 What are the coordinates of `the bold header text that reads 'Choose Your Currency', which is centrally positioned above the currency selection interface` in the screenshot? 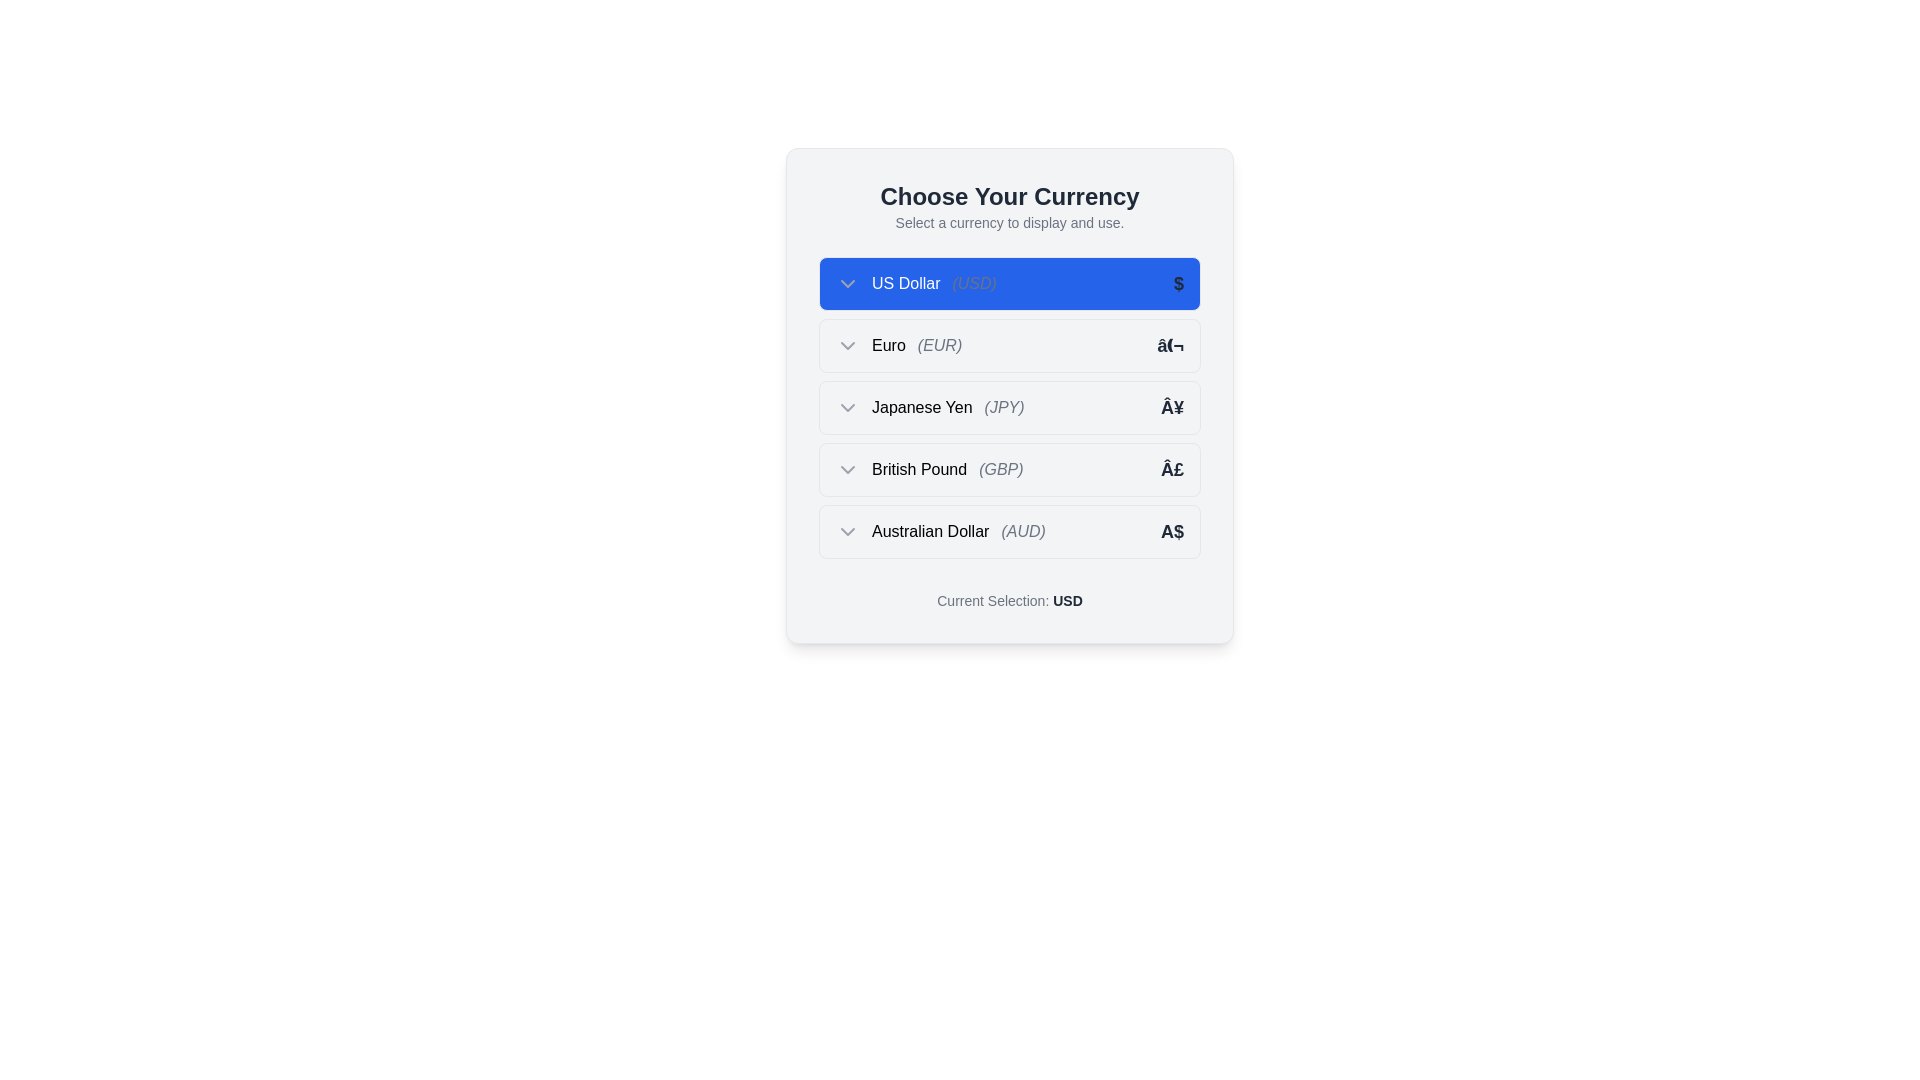 It's located at (1009, 196).